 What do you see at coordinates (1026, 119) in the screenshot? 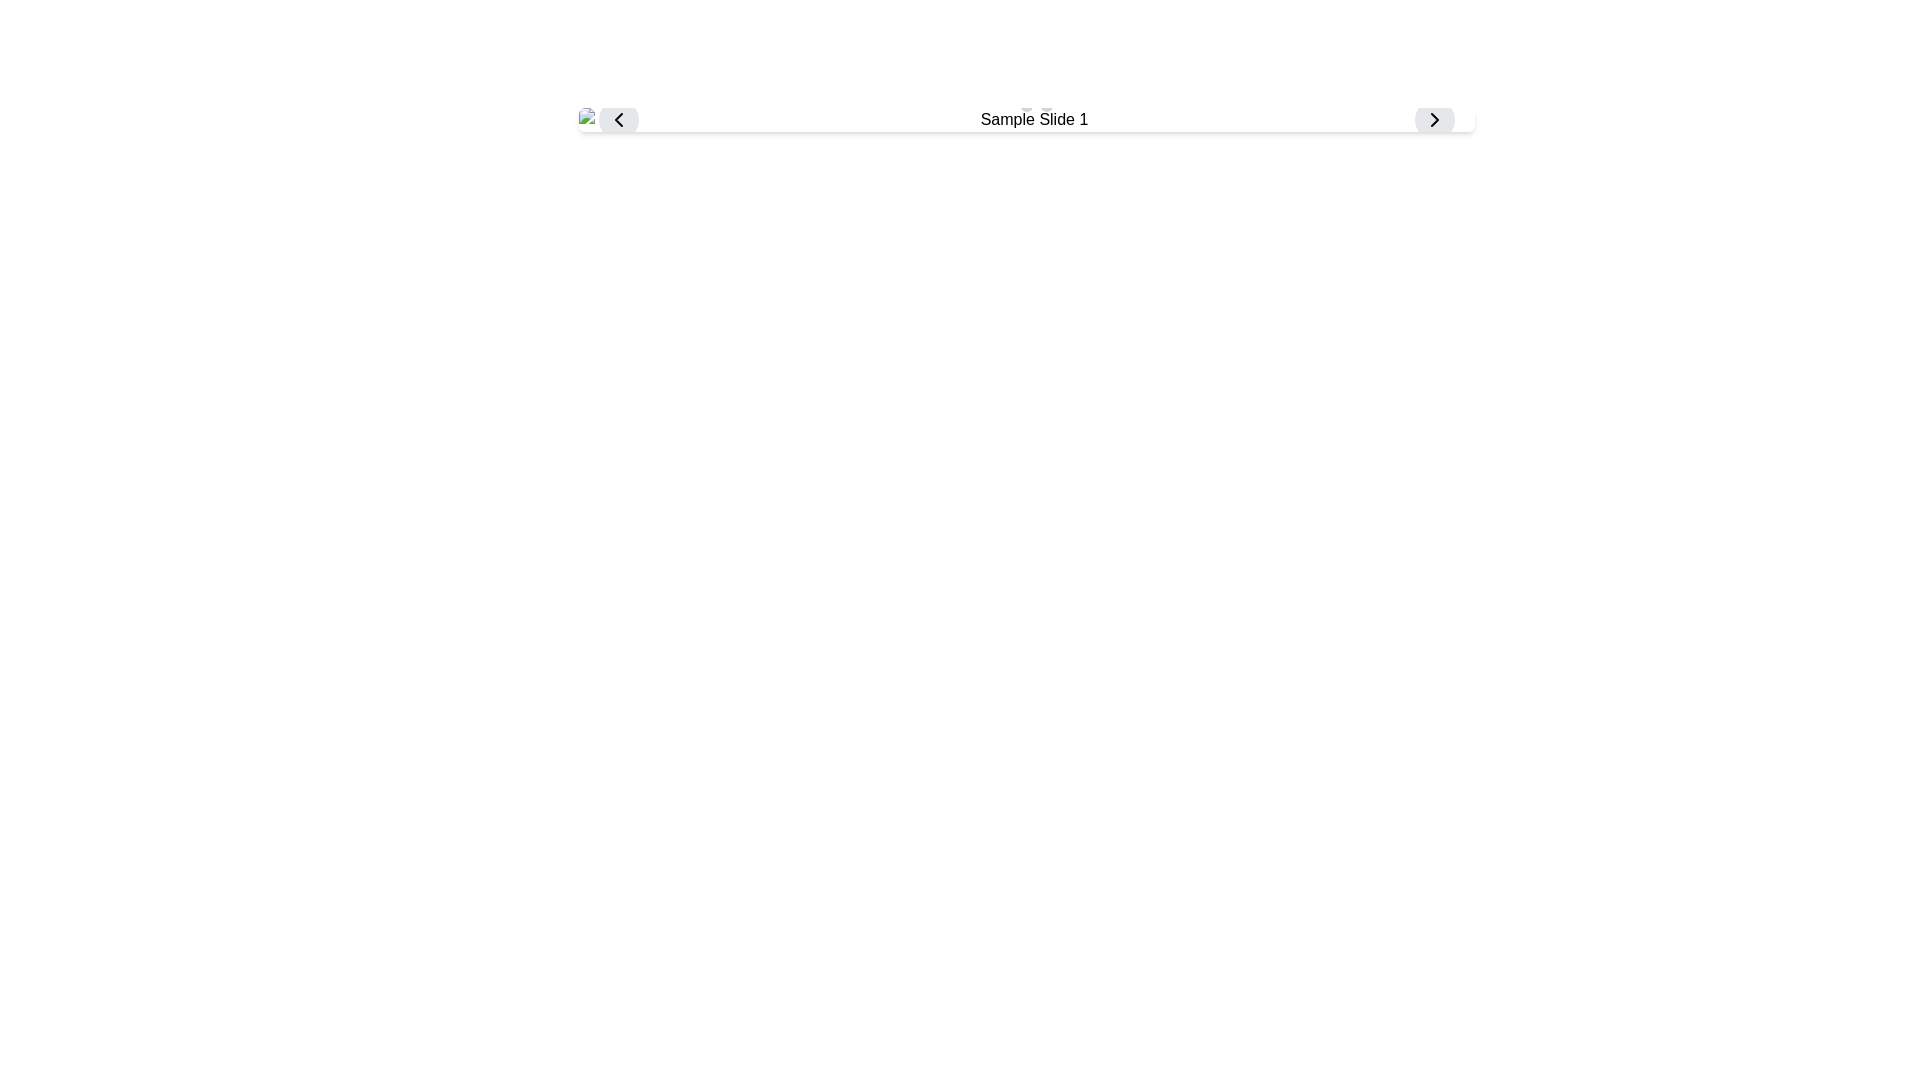
I see `the static text element that displays the current slide's title or index, located centrally between two button-like elements on a horizontal bar at the top of a white background area` at bounding box center [1026, 119].